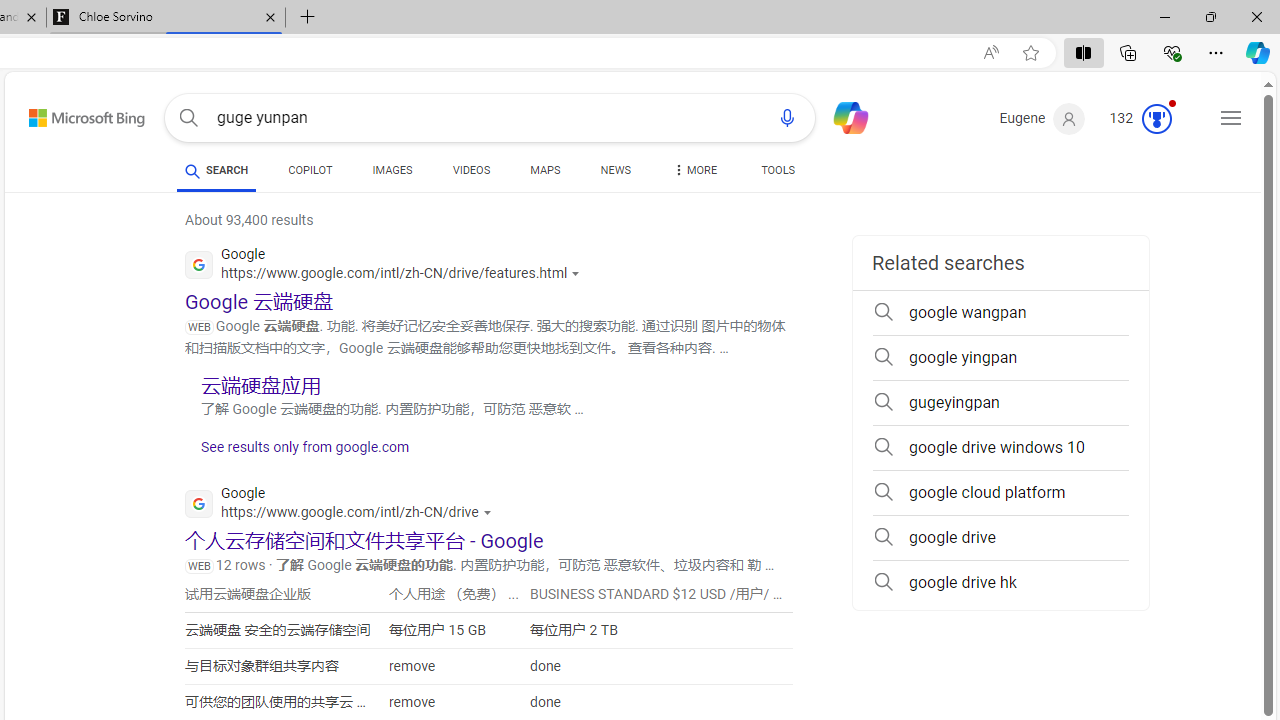 The height and width of the screenshot is (720, 1280). I want to click on 'TOOLS', so click(777, 172).